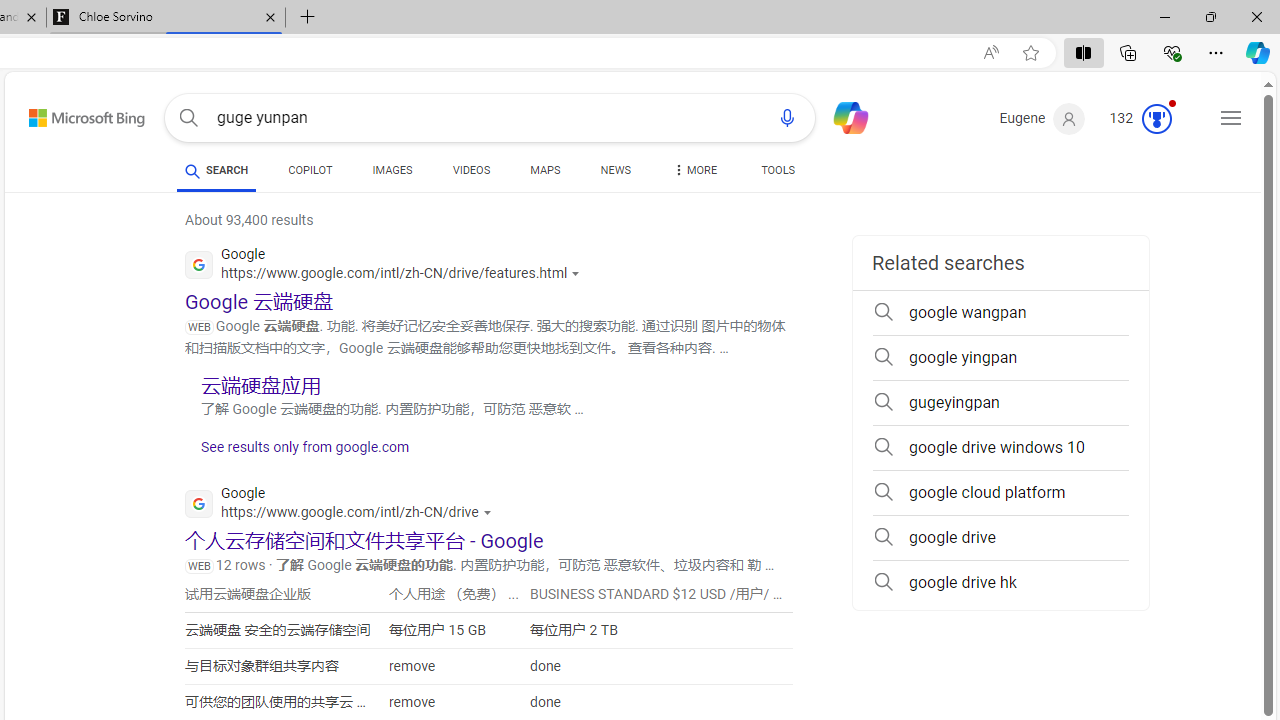 The height and width of the screenshot is (720, 1280). I want to click on 'TOOLS', so click(777, 172).